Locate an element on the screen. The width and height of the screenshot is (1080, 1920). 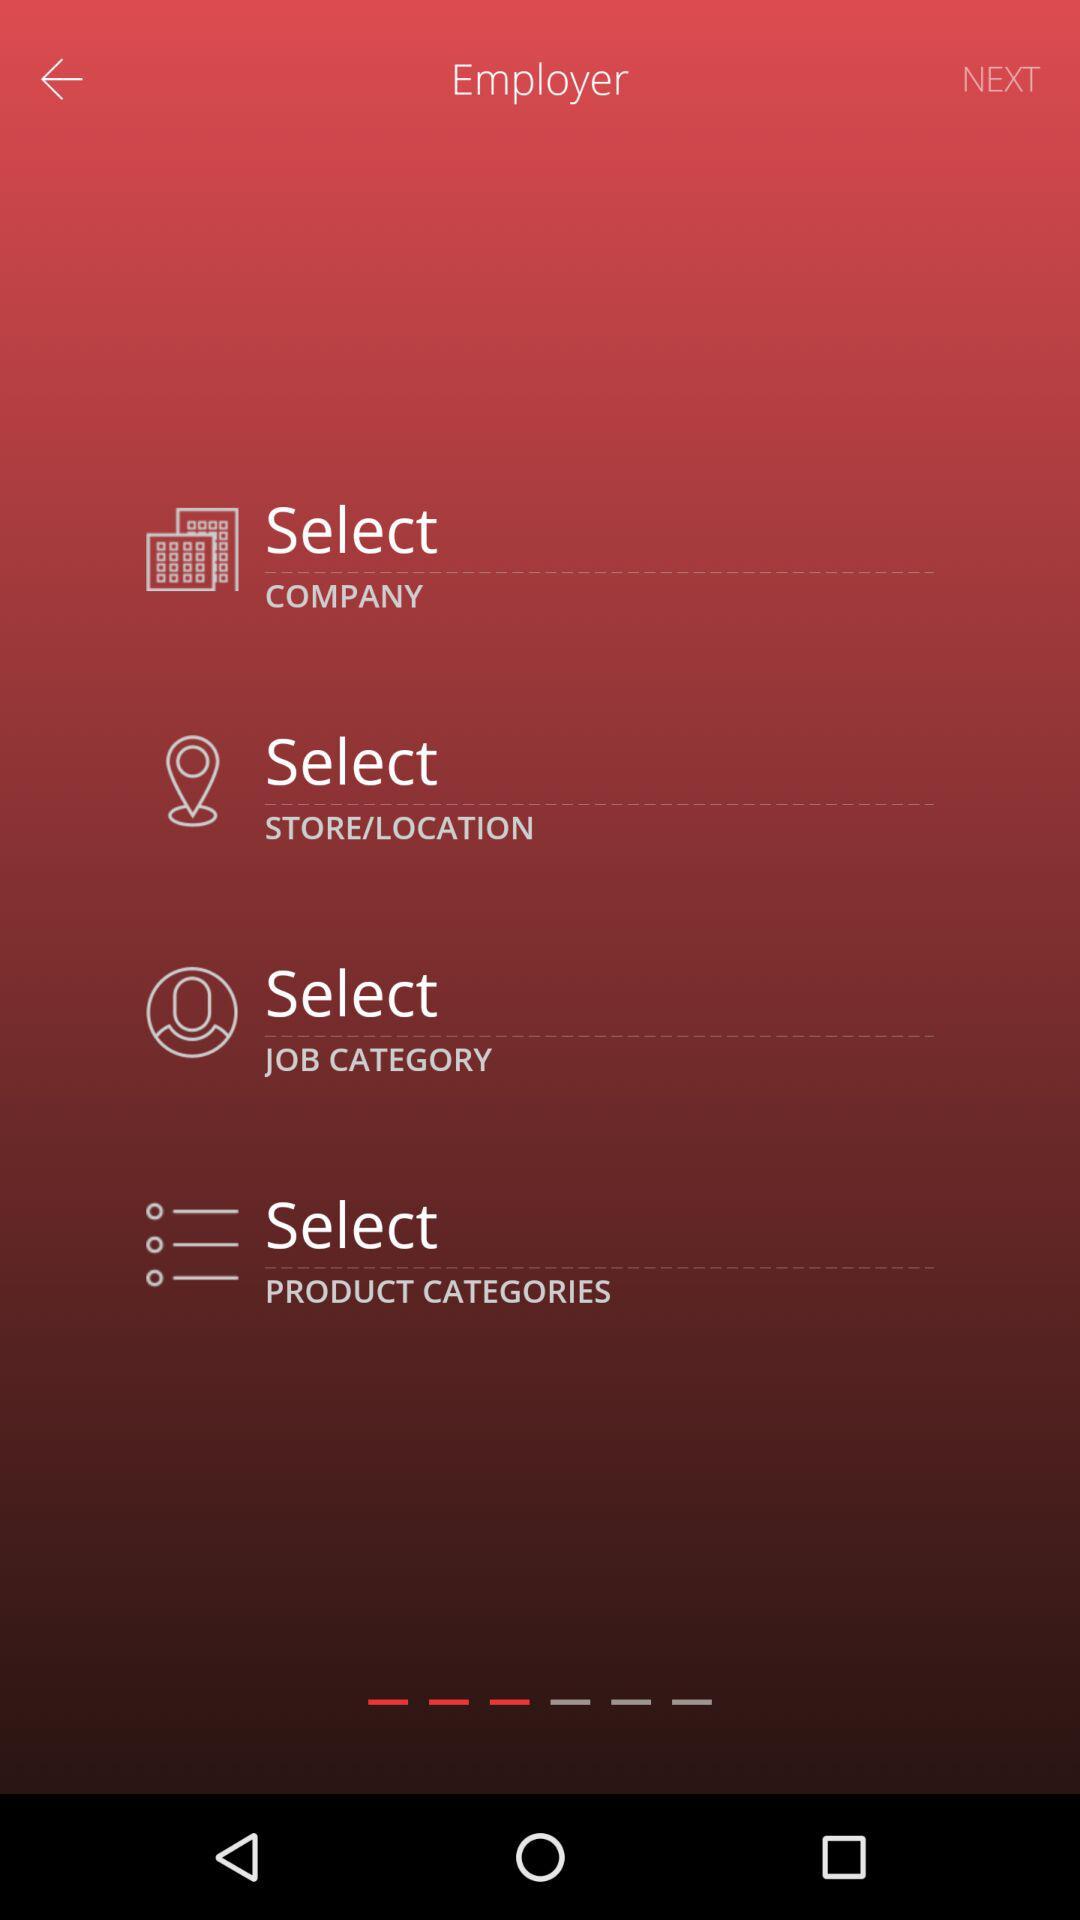
the icon in the fourth option is located at coordinates (192, 1243).